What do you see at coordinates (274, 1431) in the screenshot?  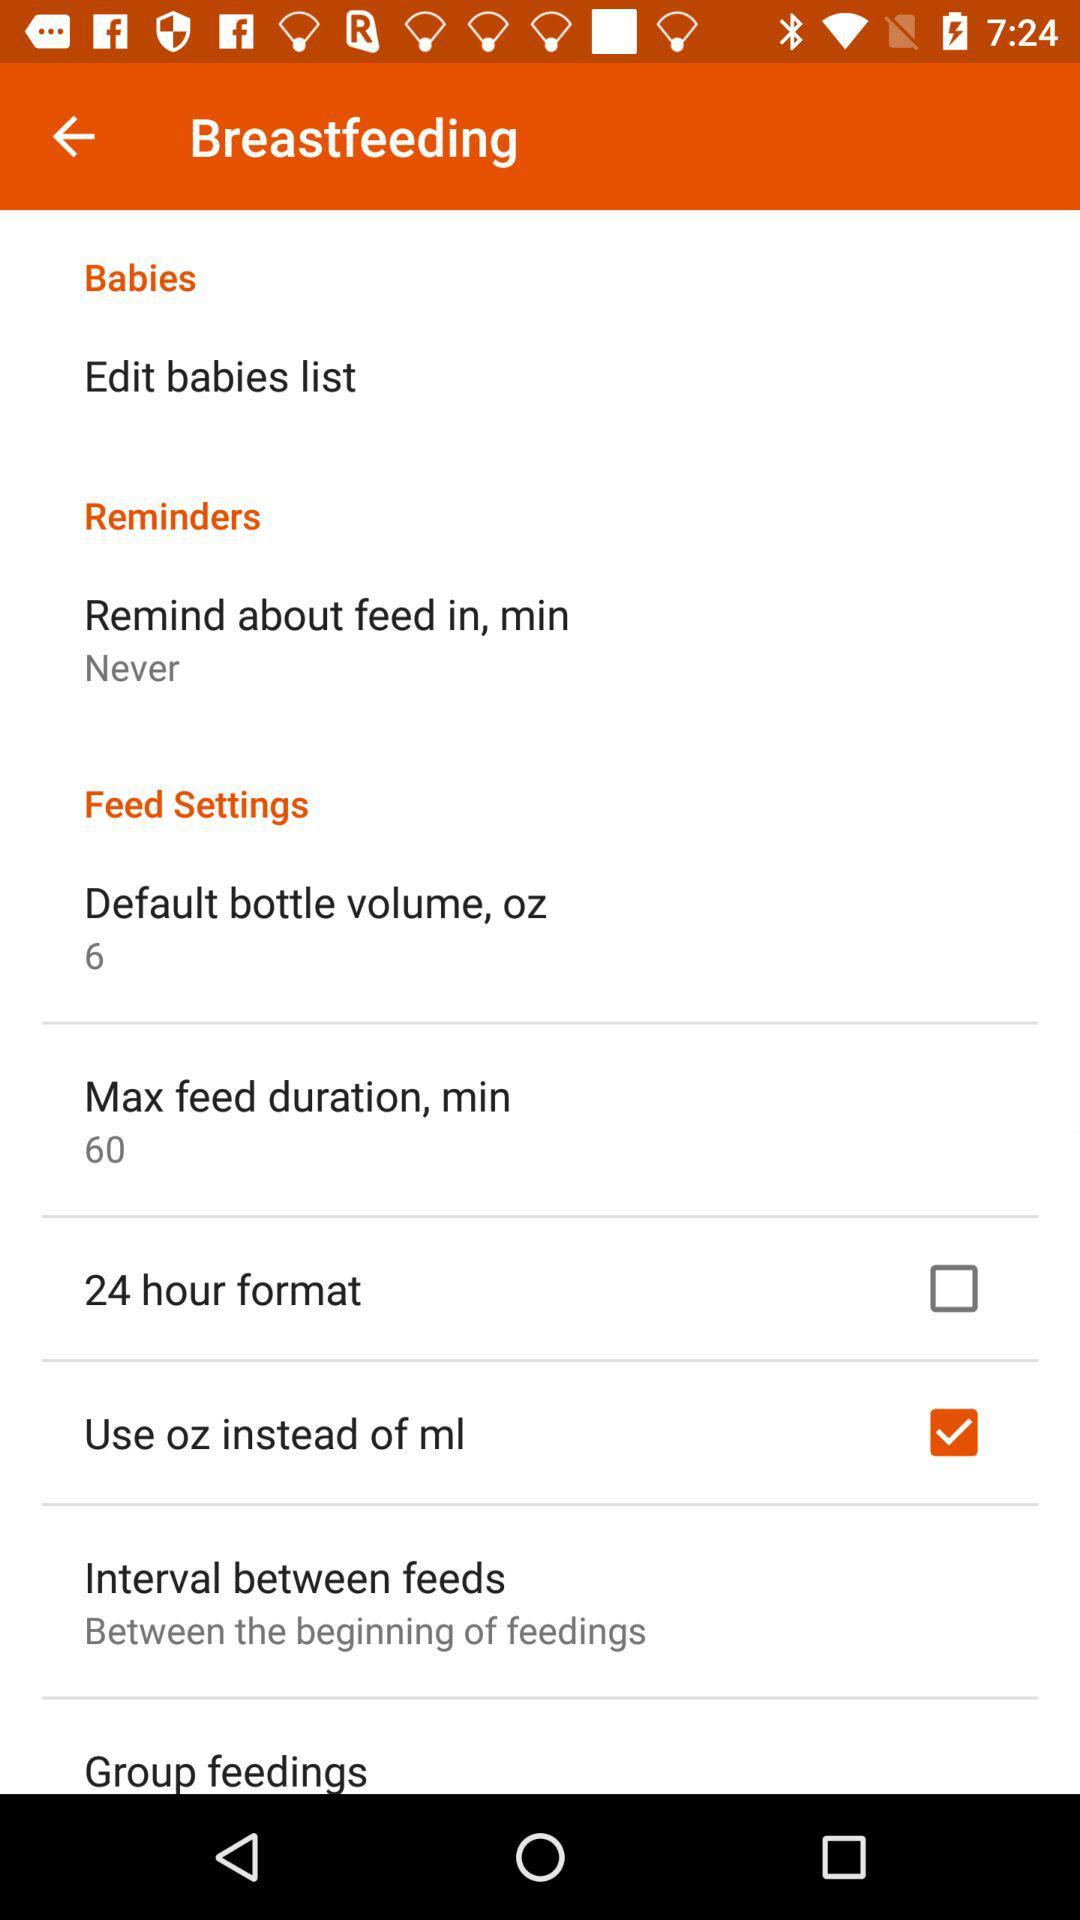 I see `item above the interval between feeds item` at bounding box center [274, 1431].